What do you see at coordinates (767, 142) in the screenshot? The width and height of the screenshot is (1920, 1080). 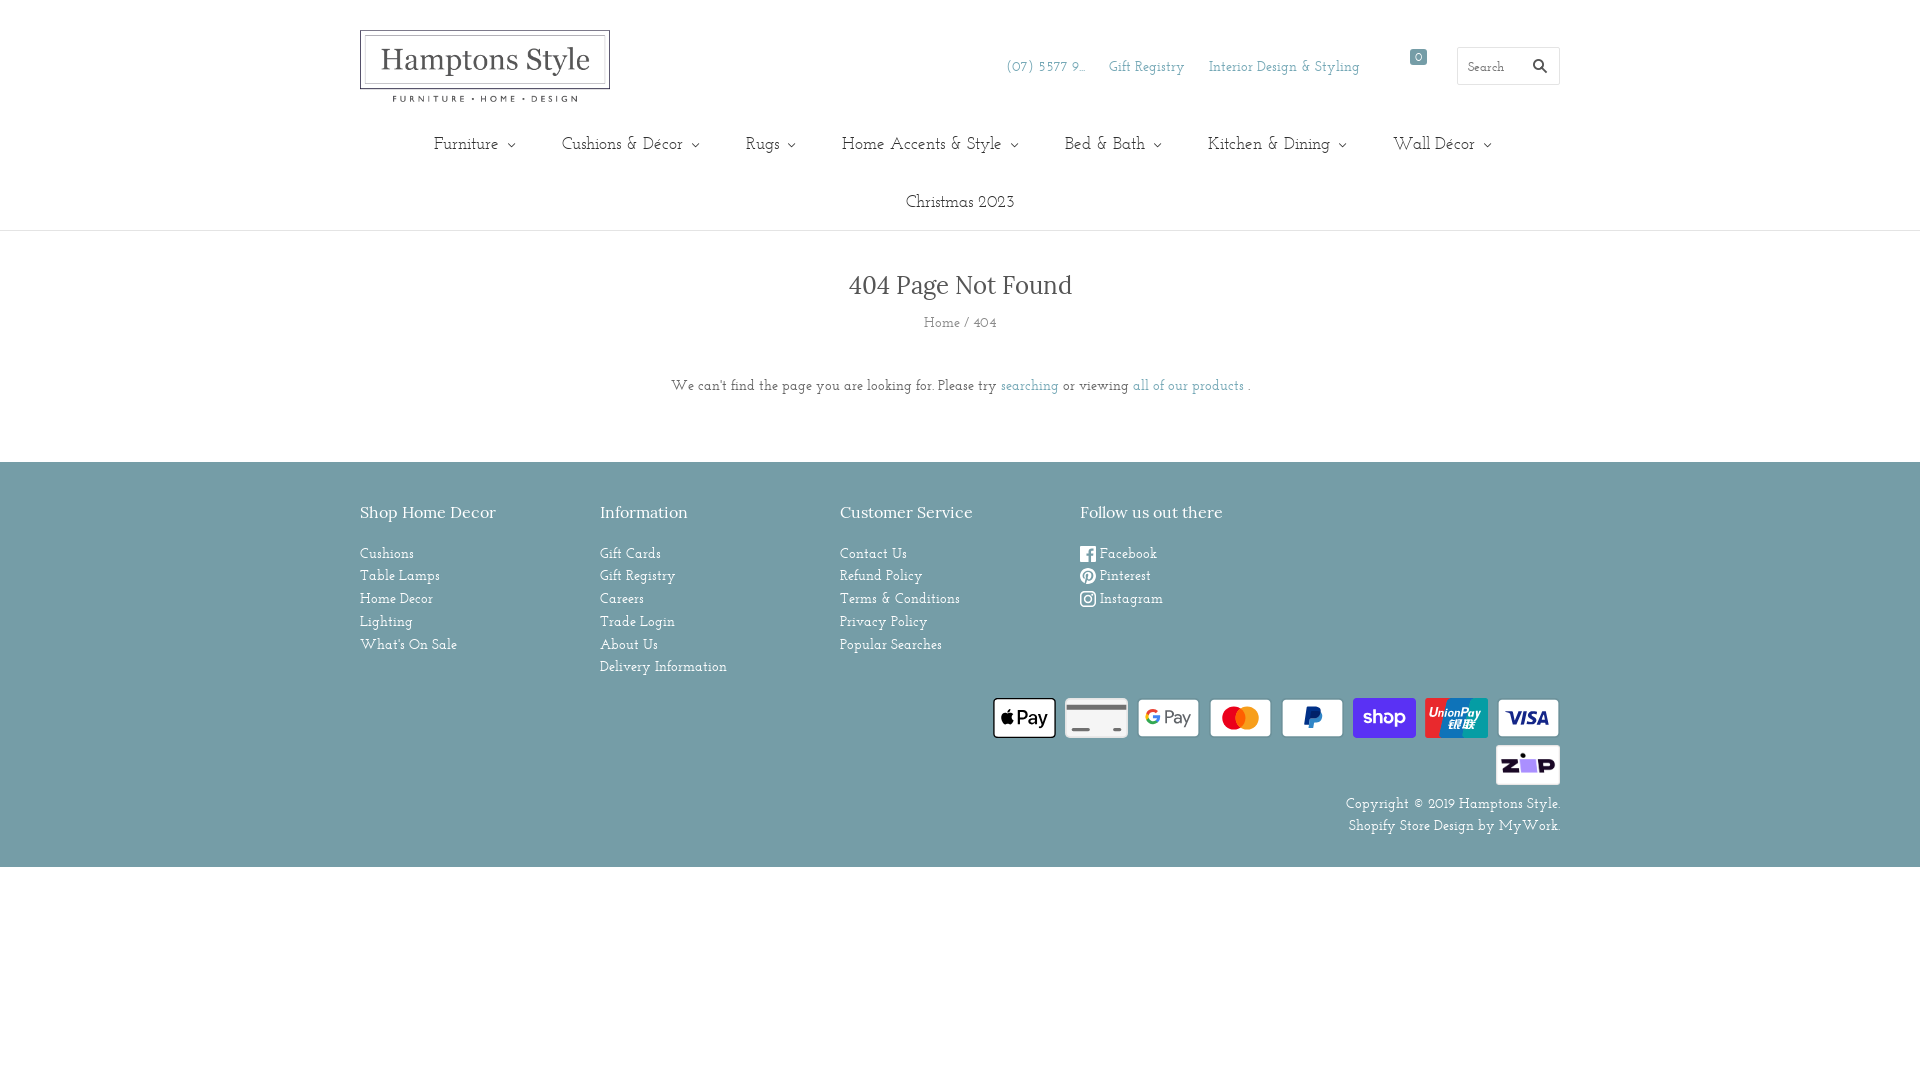 I see `'Rugs'` at bounding box center [767, 142].